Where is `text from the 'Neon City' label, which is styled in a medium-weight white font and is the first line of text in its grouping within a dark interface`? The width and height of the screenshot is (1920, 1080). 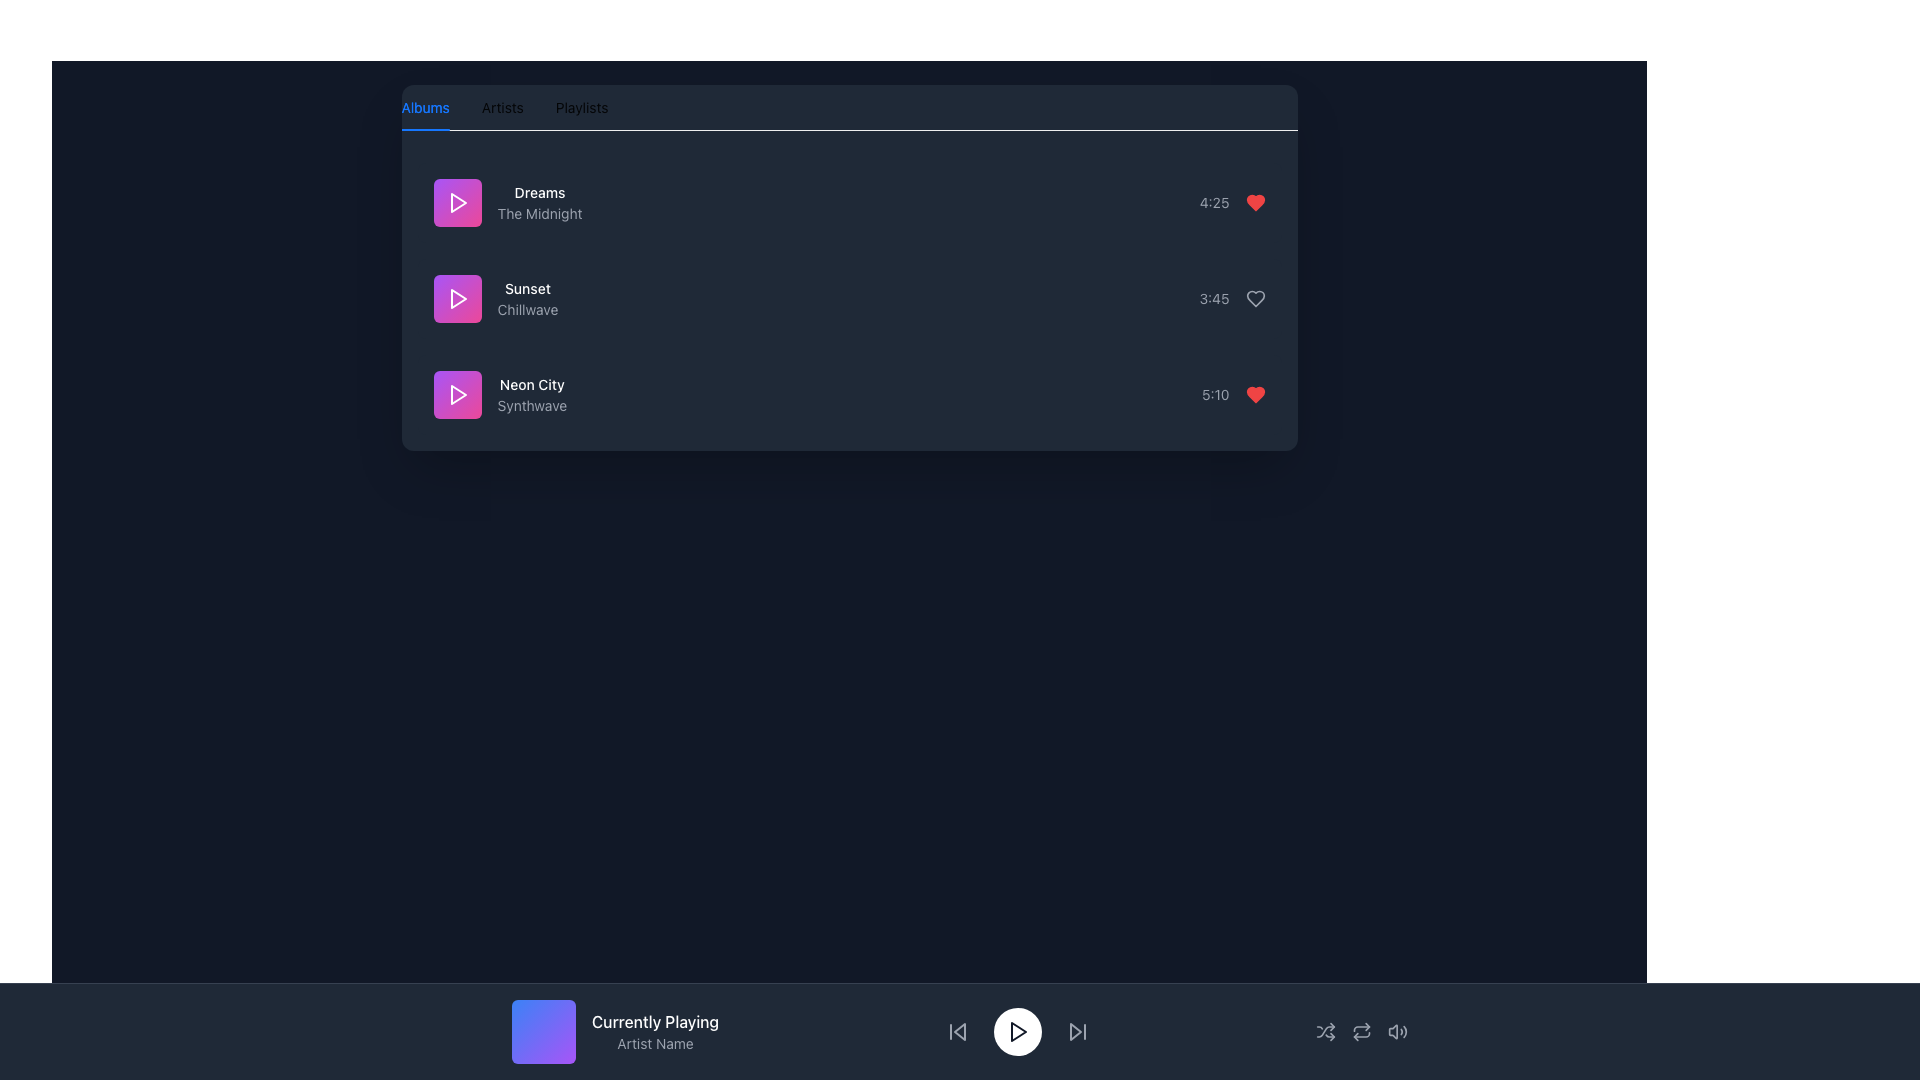
text from the 'Neon City' label, which is styled in a medium-weight white font and is the first line of text in its grouping within a dark interface is located at coordinates (532, 385).